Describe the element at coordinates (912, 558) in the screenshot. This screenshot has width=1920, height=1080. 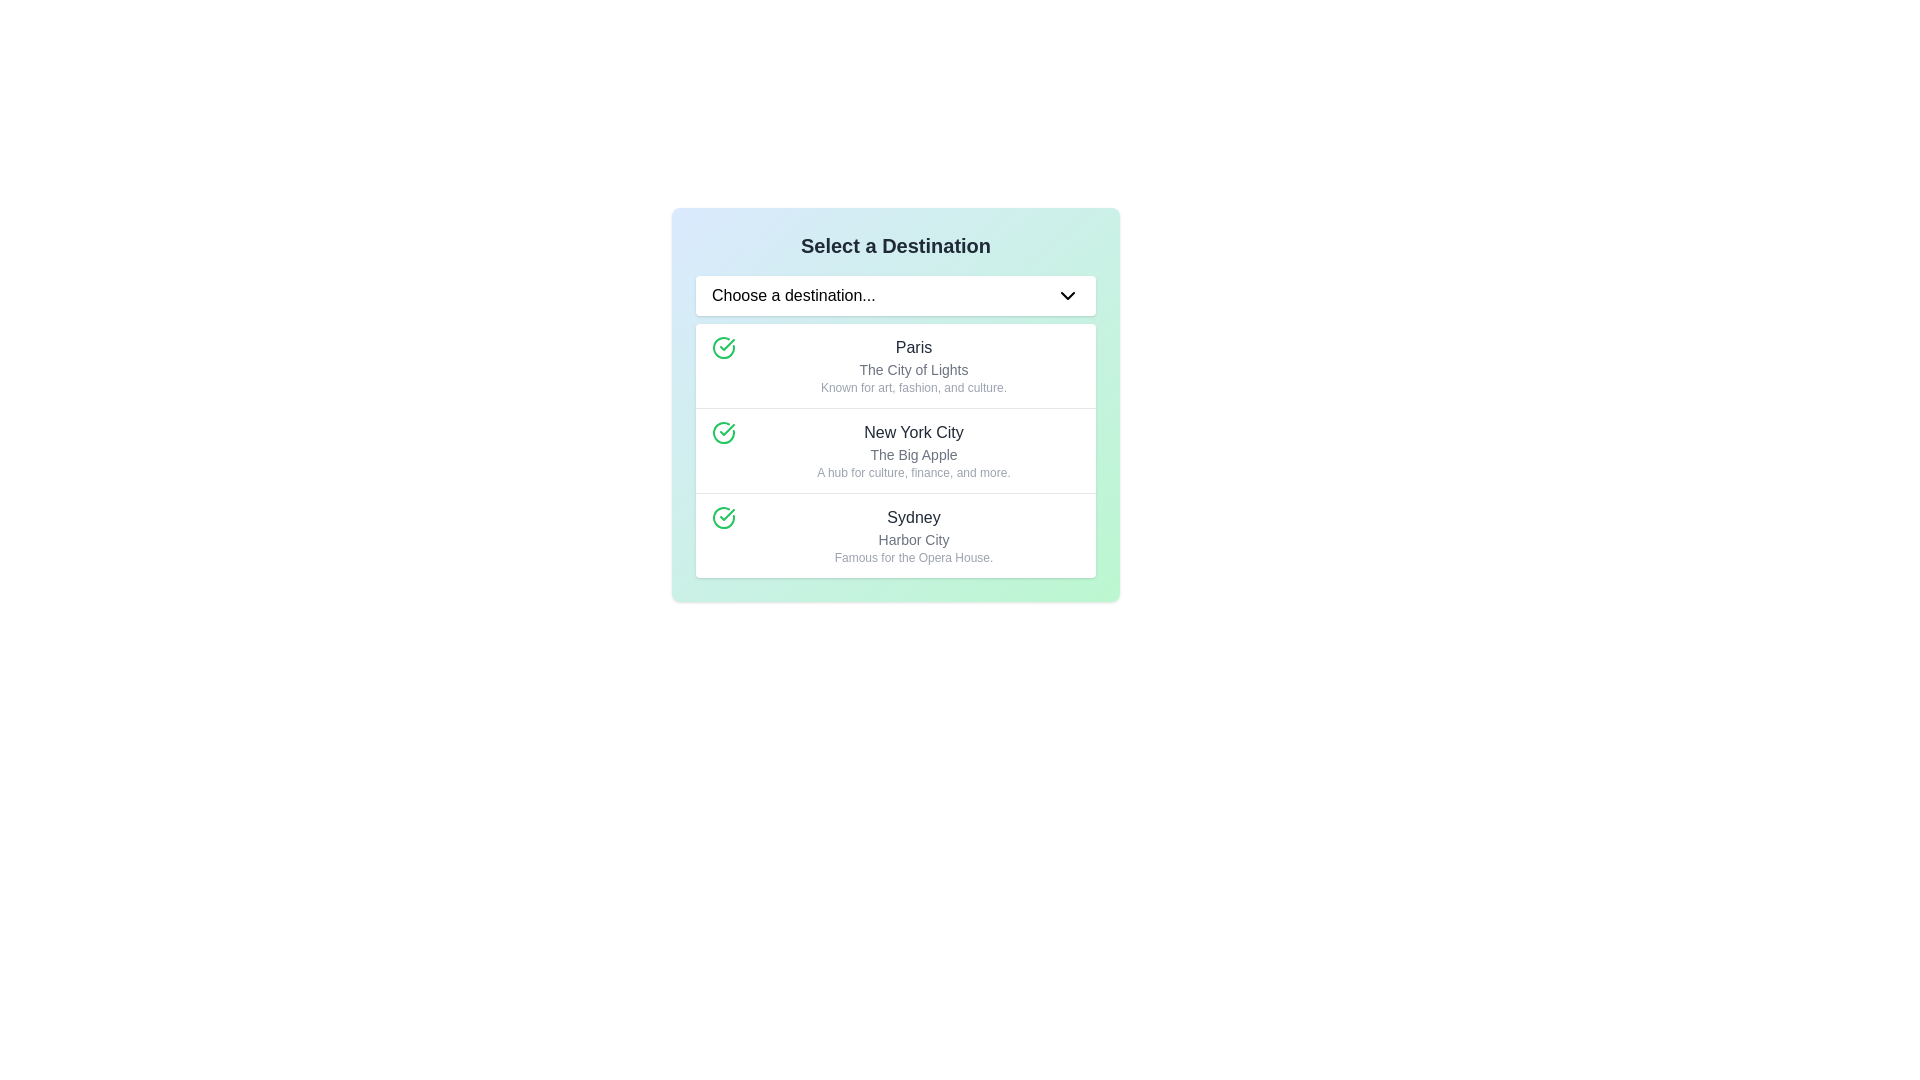
I see `the Text label providing contextual information about 'Sydney,' located below the title and subtitle in a selectable list item` at that location.